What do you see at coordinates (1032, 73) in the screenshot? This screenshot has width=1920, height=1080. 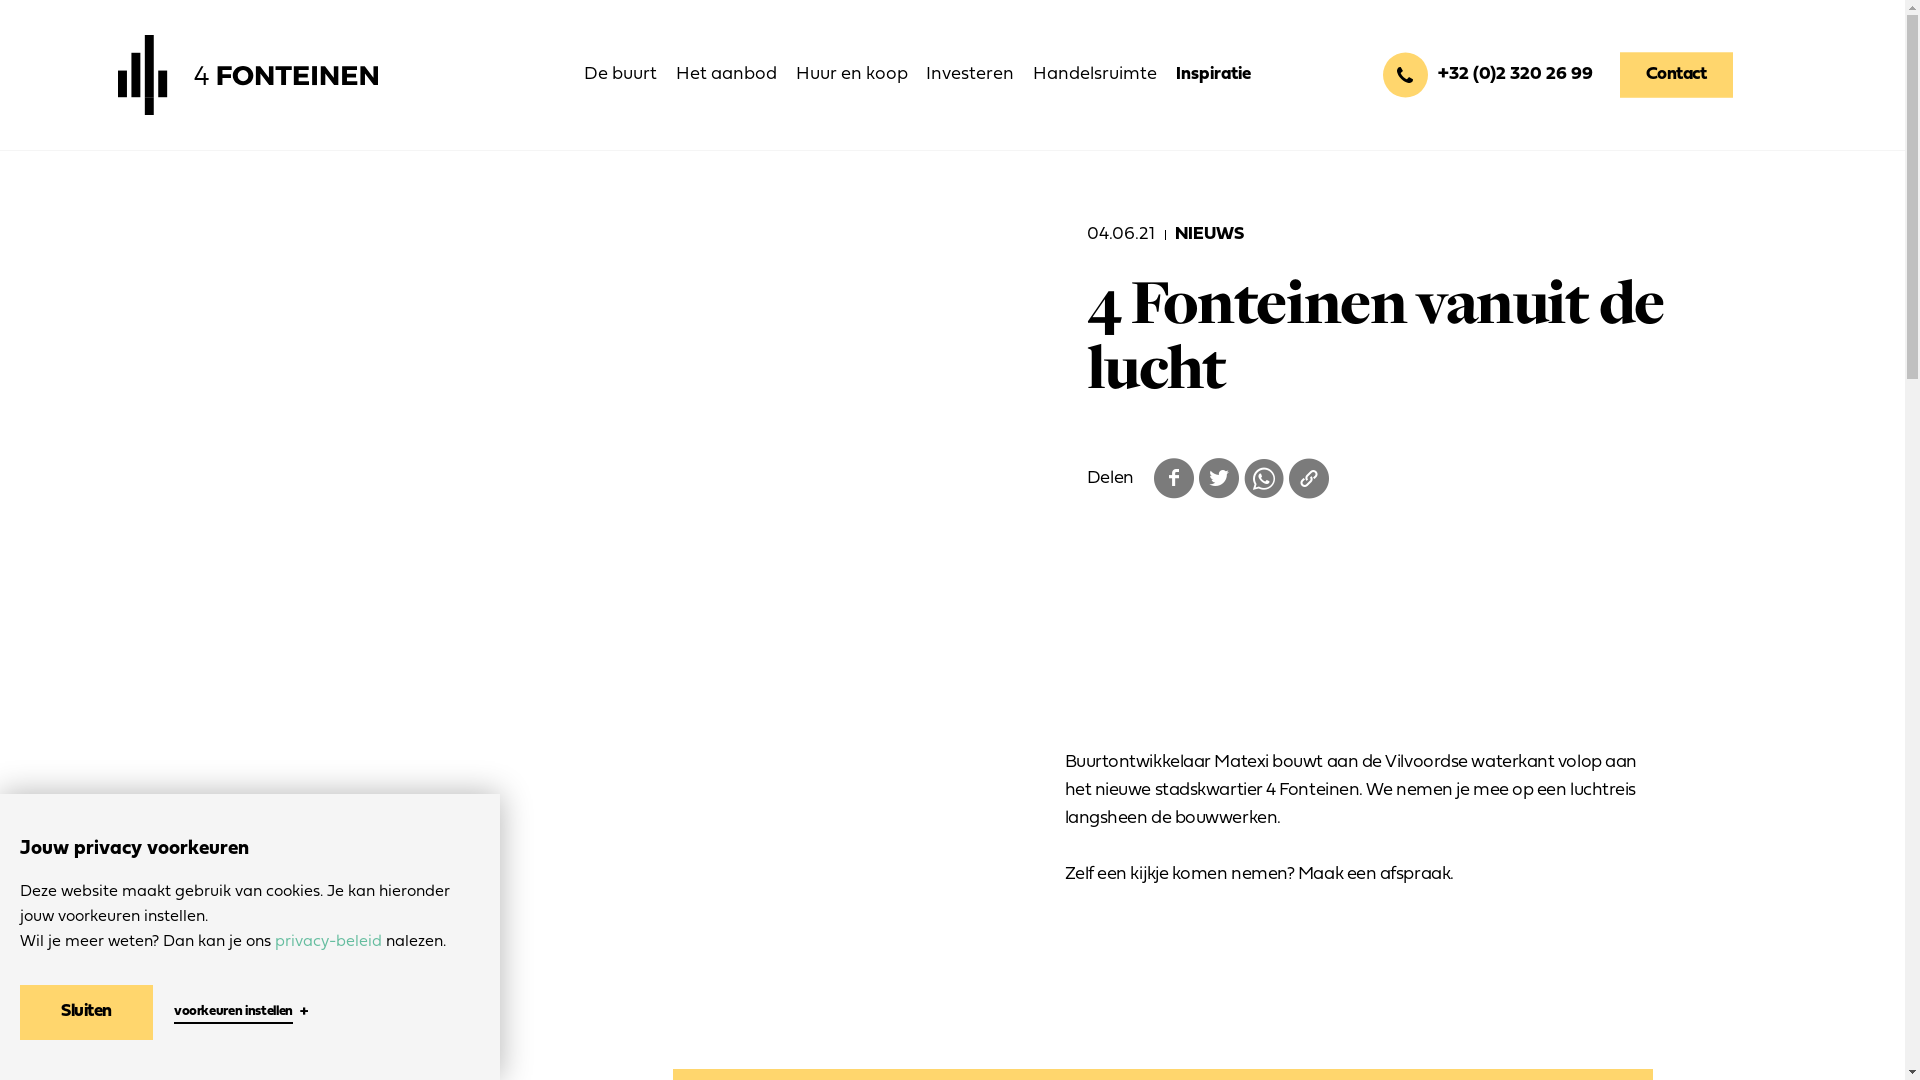 I see `'Handelsruimte'` at bounding box center [1032, 73].